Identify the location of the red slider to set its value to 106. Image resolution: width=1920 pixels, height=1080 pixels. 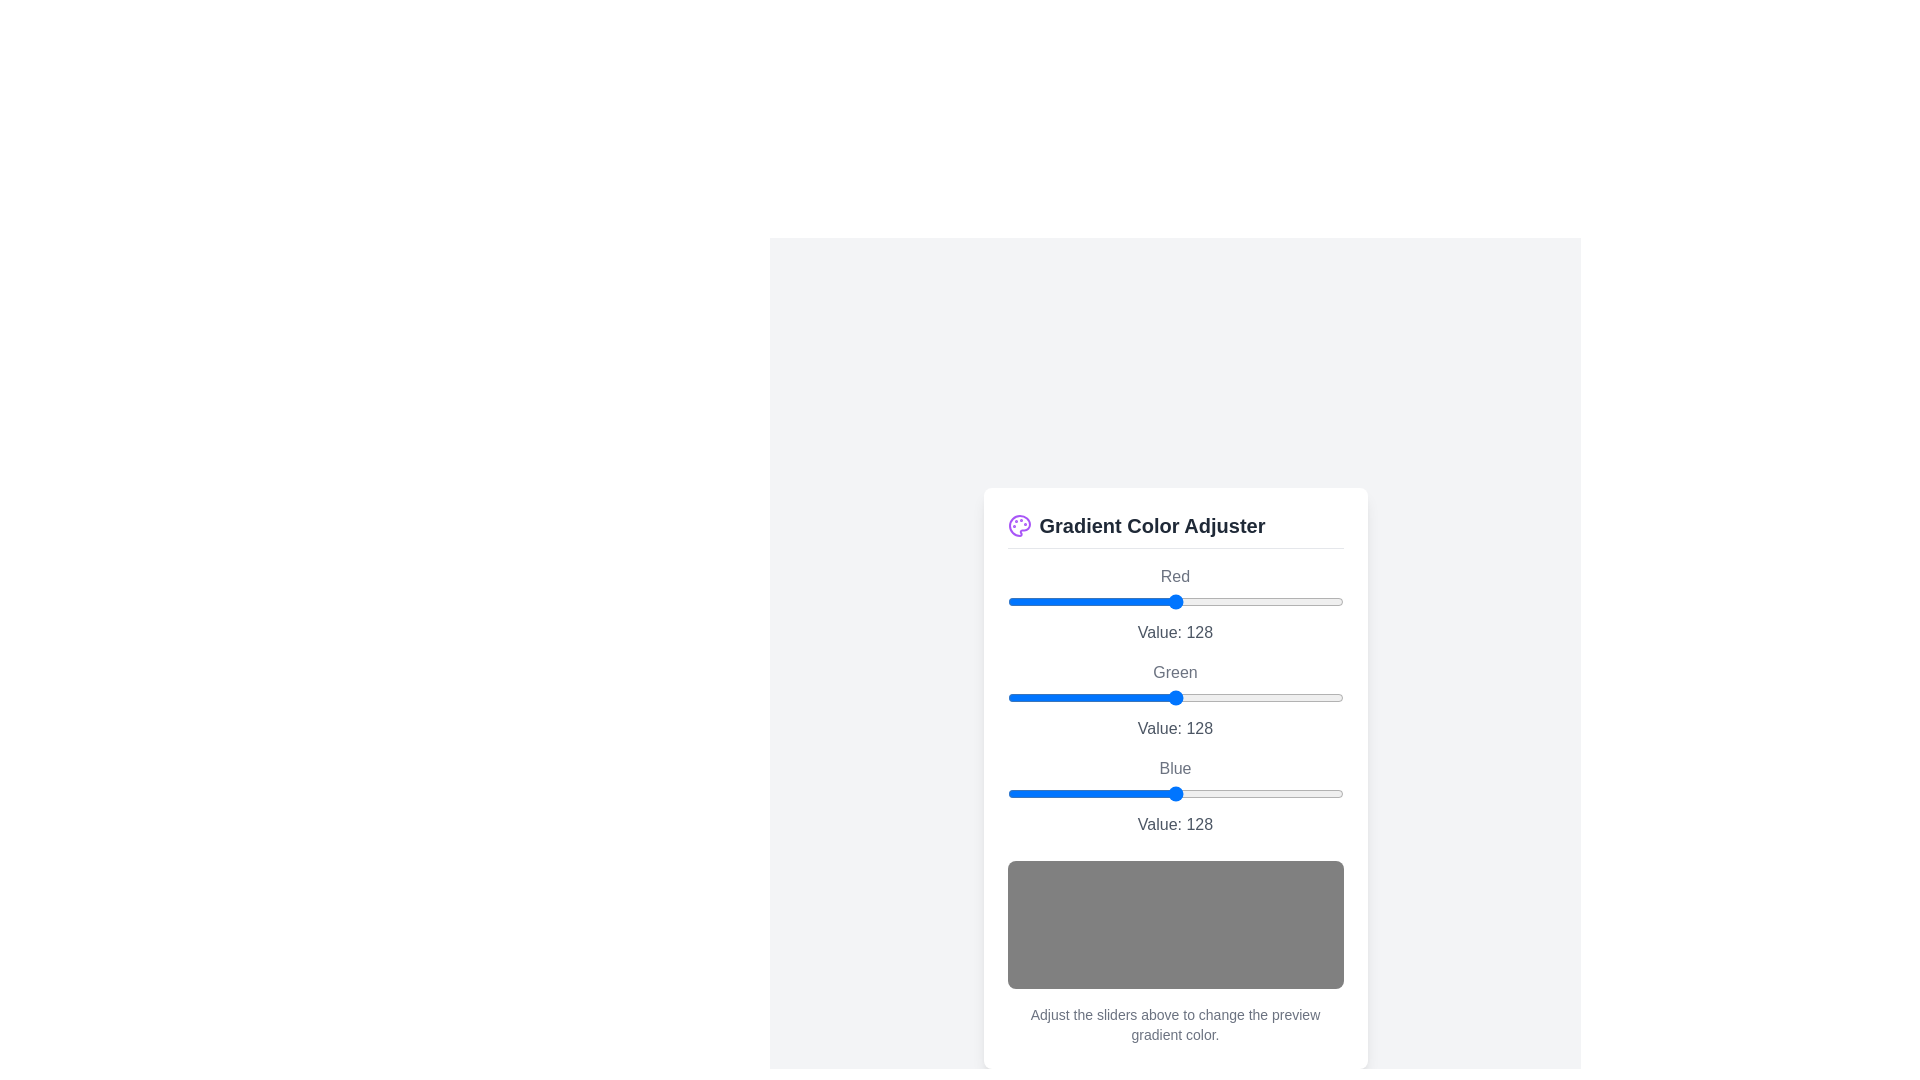
(1147, 600).